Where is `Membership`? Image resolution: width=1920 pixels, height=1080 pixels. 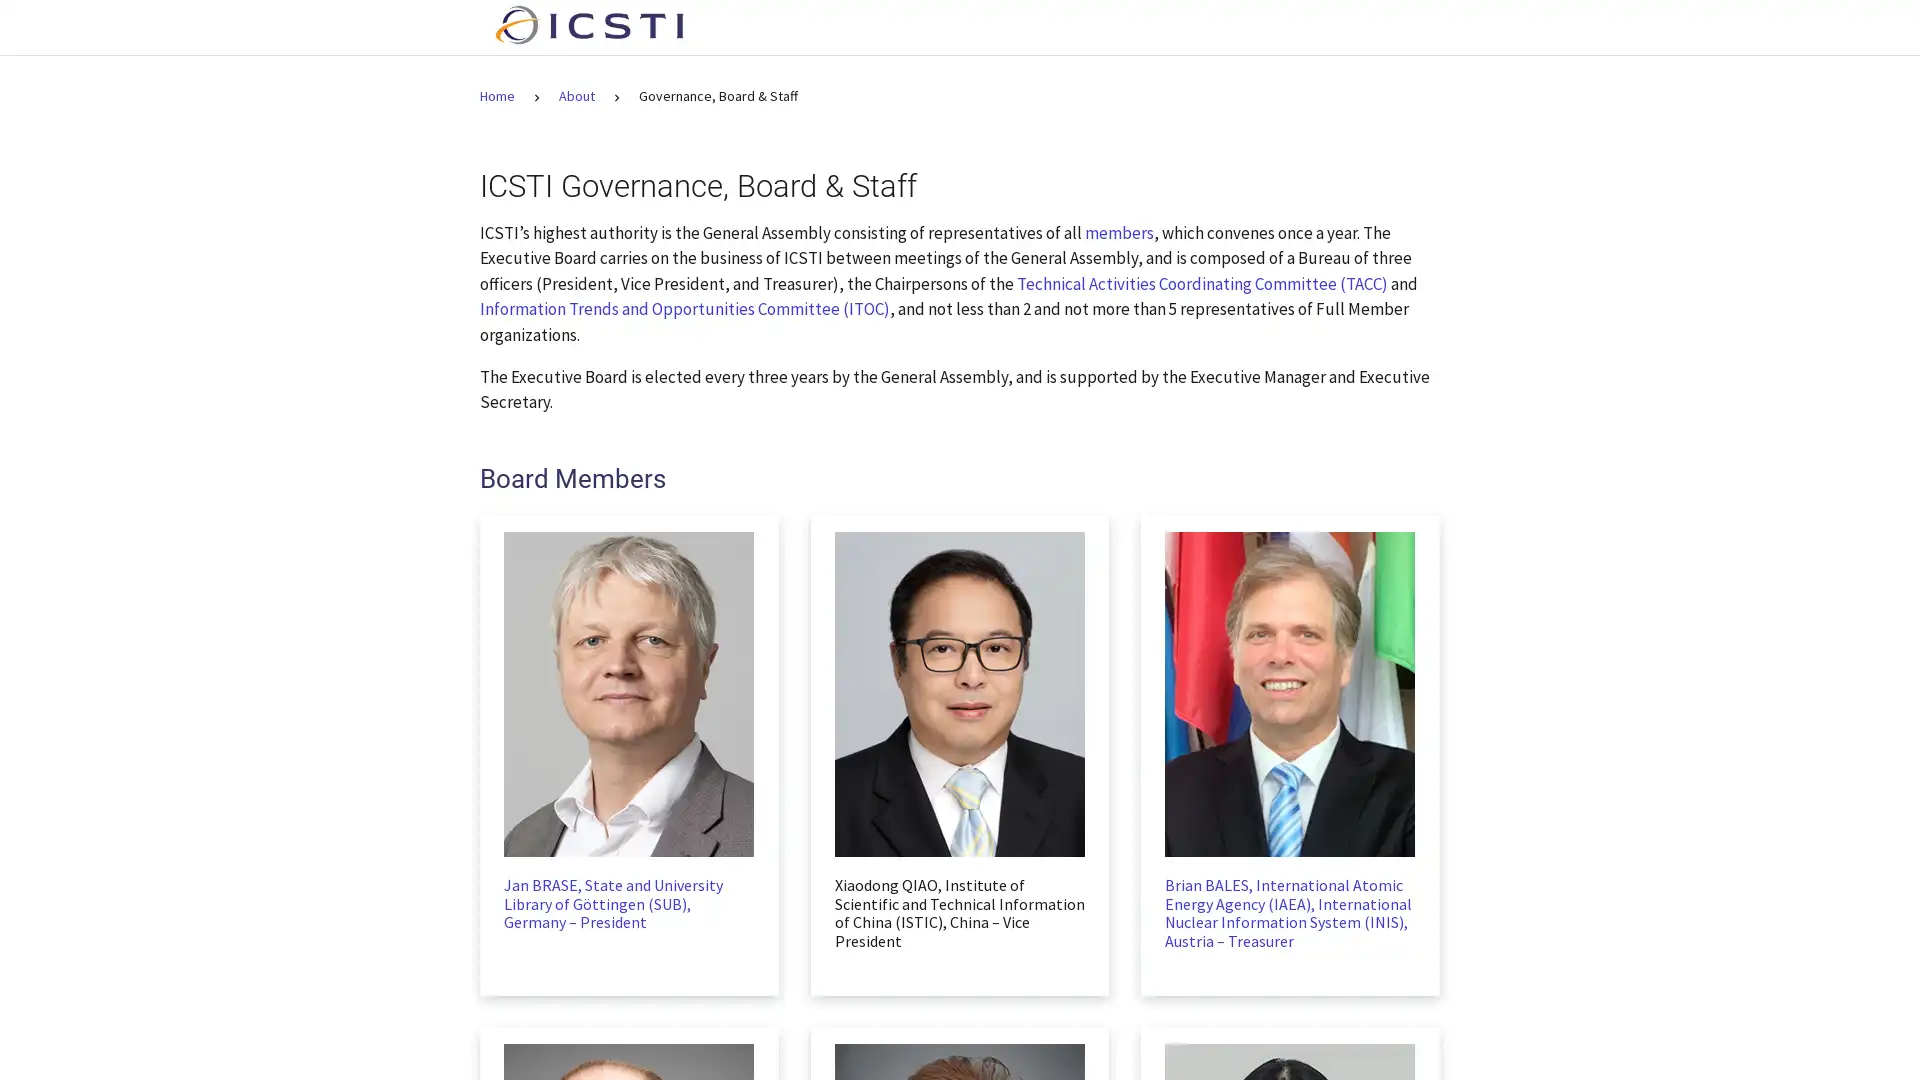
Membership is located at coordinates (1307, 27).